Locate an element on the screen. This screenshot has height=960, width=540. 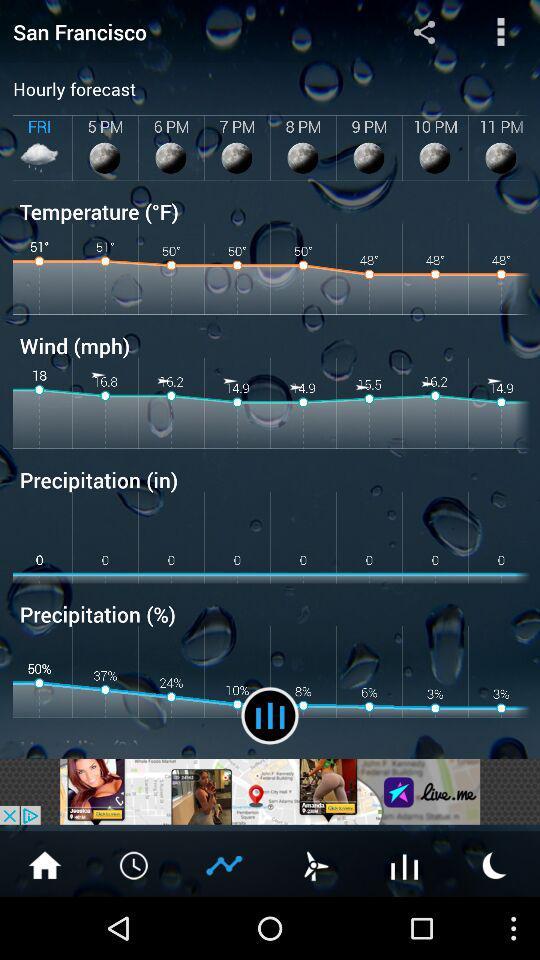
snooze sleep is located at coordinates (494, 863).